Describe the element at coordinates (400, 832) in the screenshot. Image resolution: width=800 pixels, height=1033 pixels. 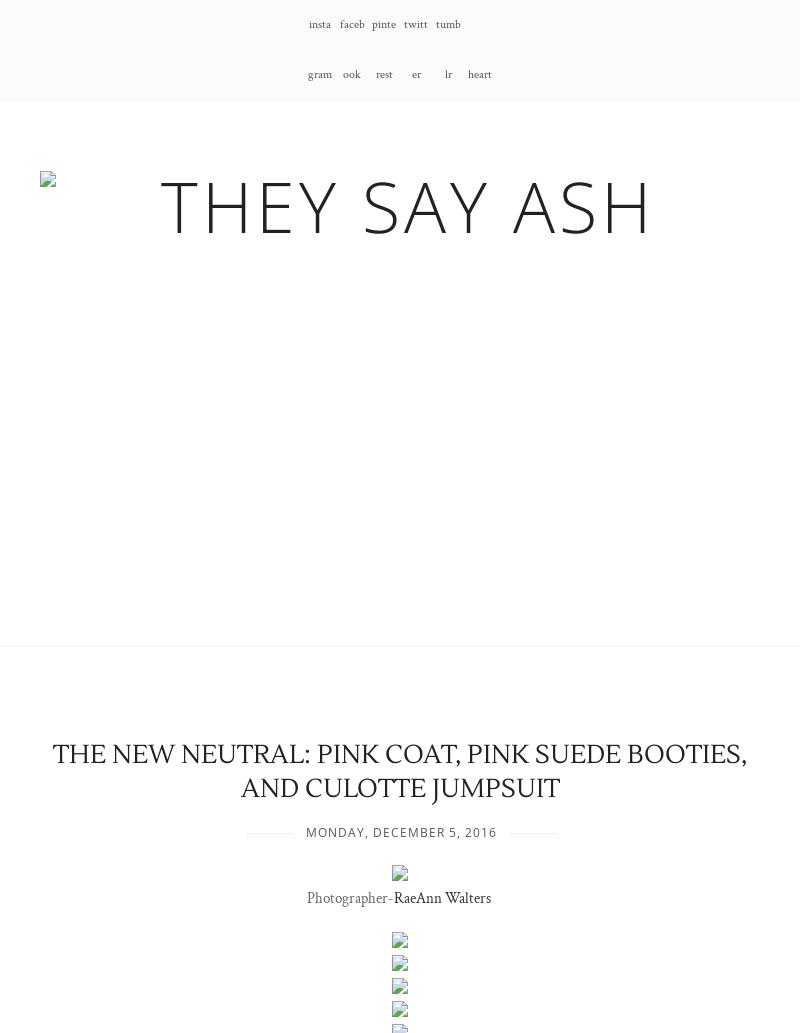
I see `'Monday, December 5, 2016'` at that location.